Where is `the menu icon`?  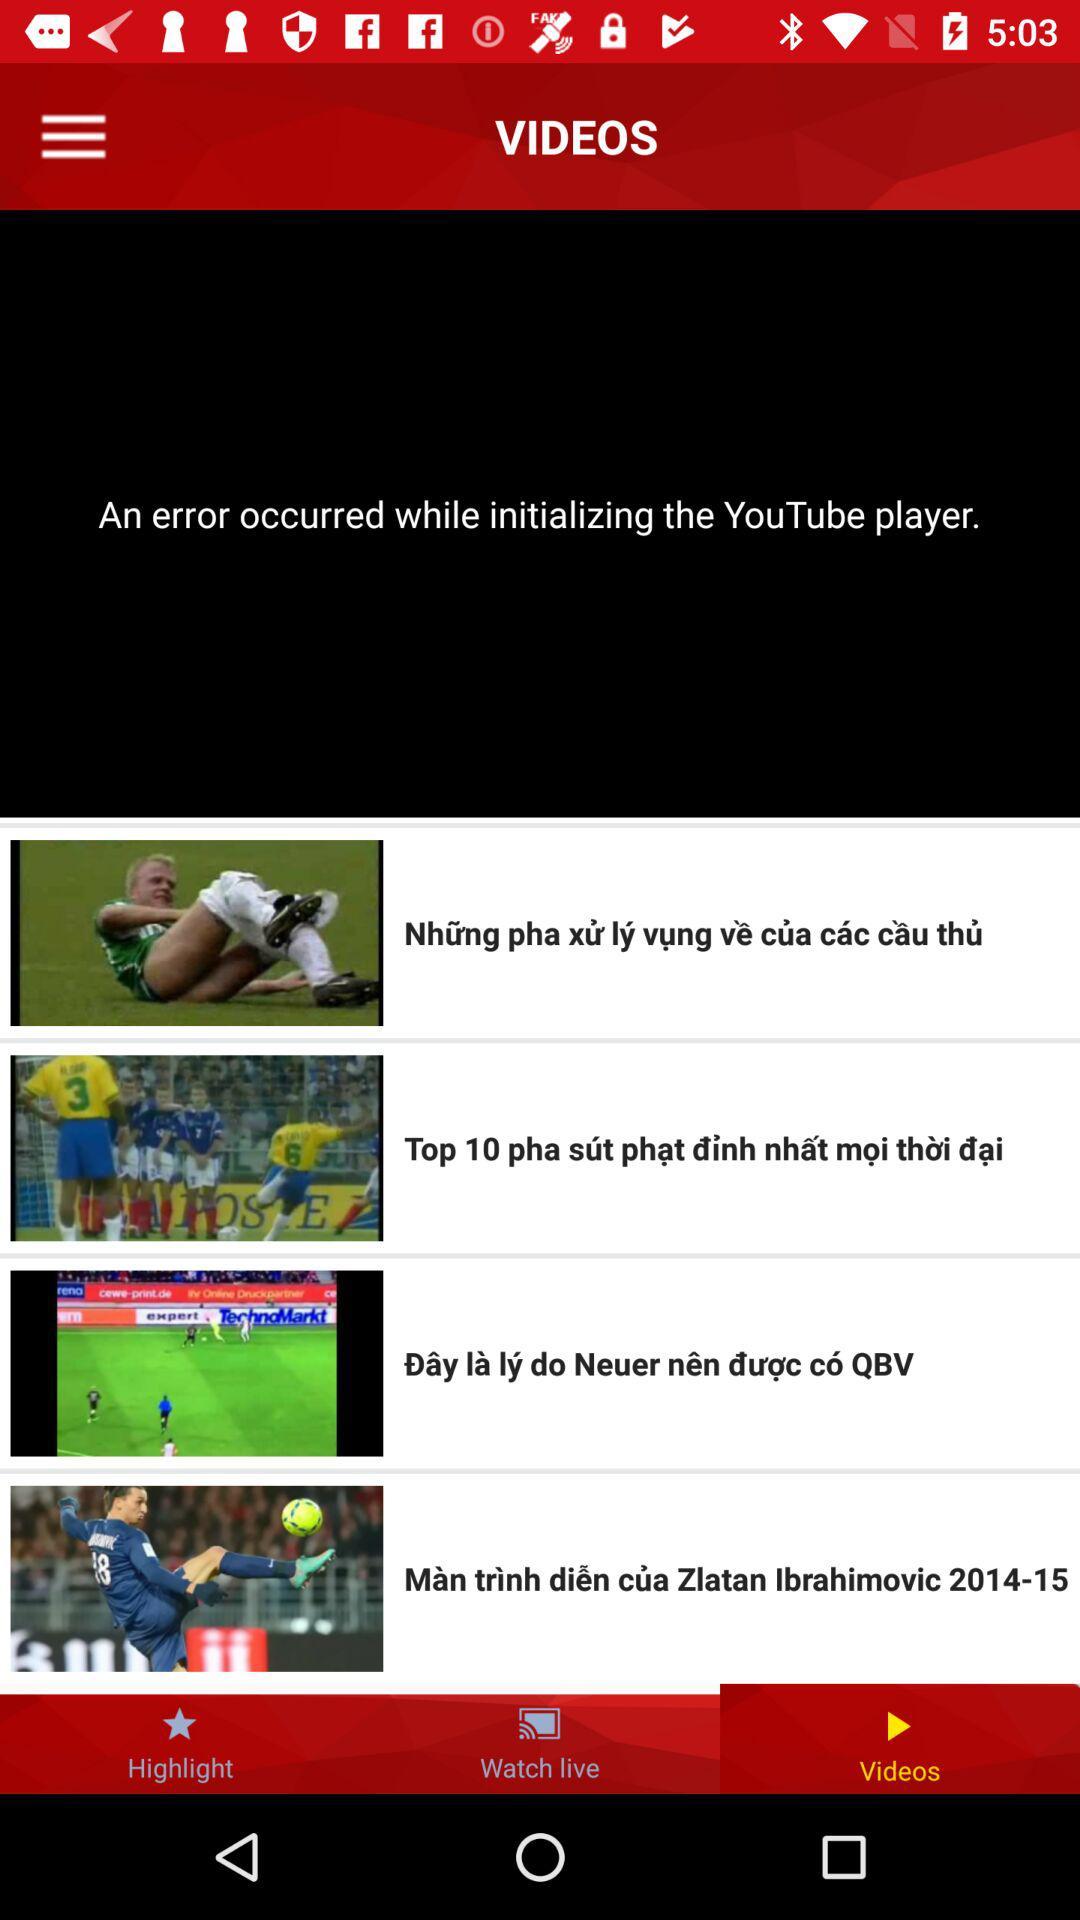 the menu icon is located at coordinates (72, 135).